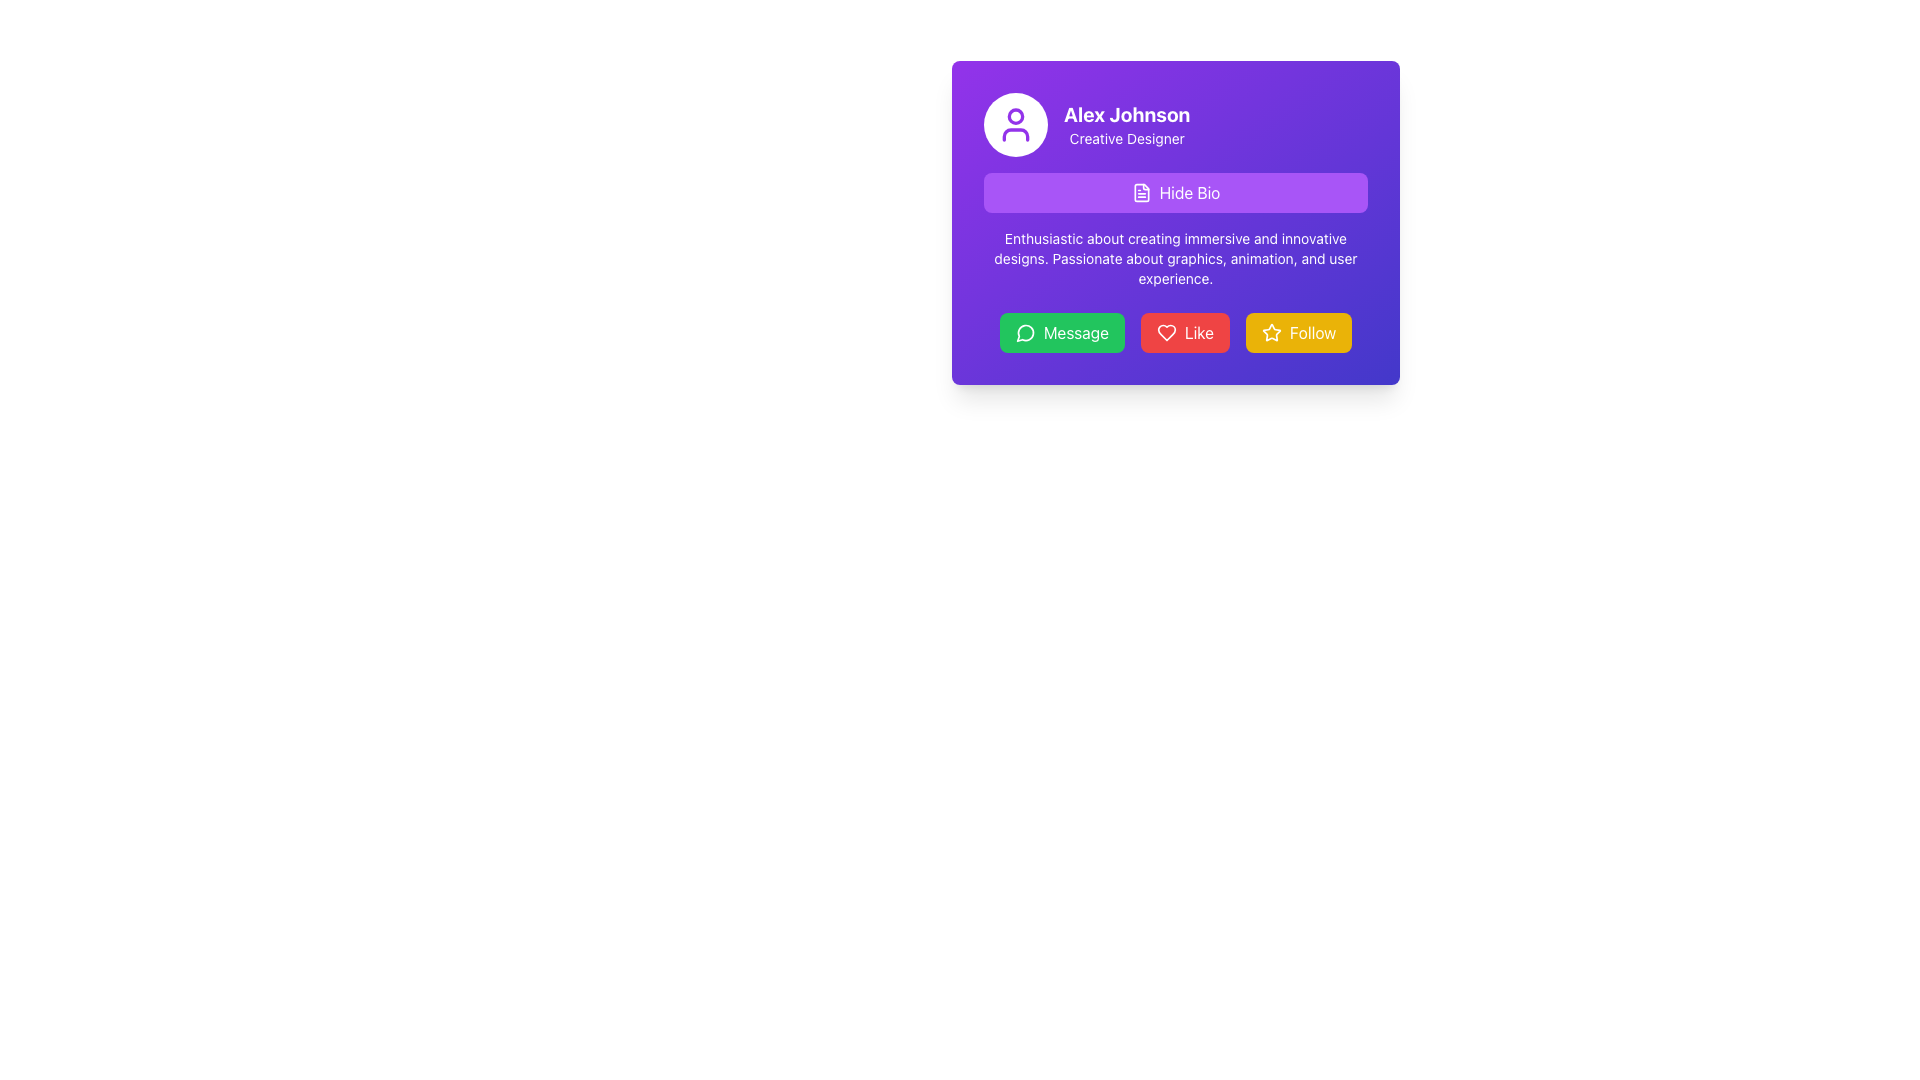  I want to click on the icon within the 'Message' button, which is the leftmost button in a row of three buttons at the bottom of the purple card interface, so click(1025, 331).